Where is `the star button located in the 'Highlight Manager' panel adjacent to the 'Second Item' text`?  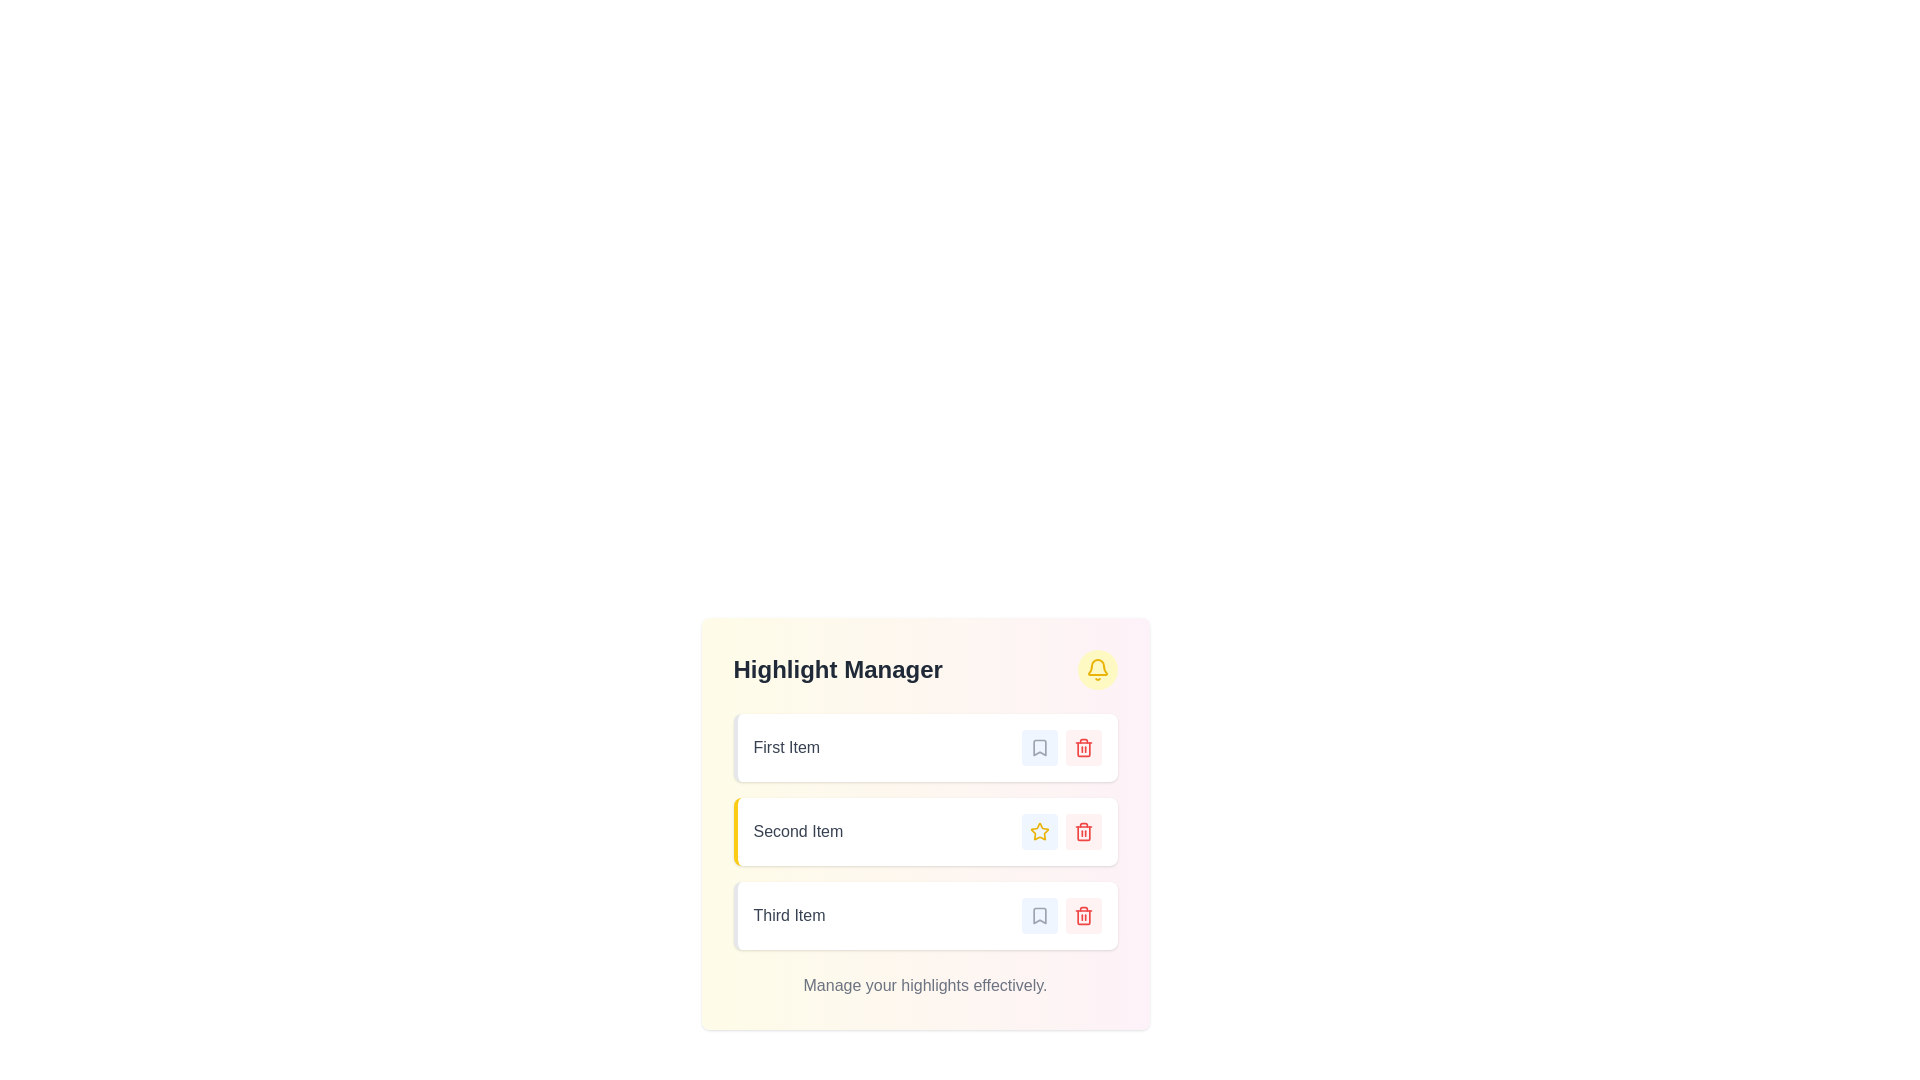
the star button located in the 'Highlight Manager' panel adjacent to the 'Second Item' text is located at coordinates (1039, 832).